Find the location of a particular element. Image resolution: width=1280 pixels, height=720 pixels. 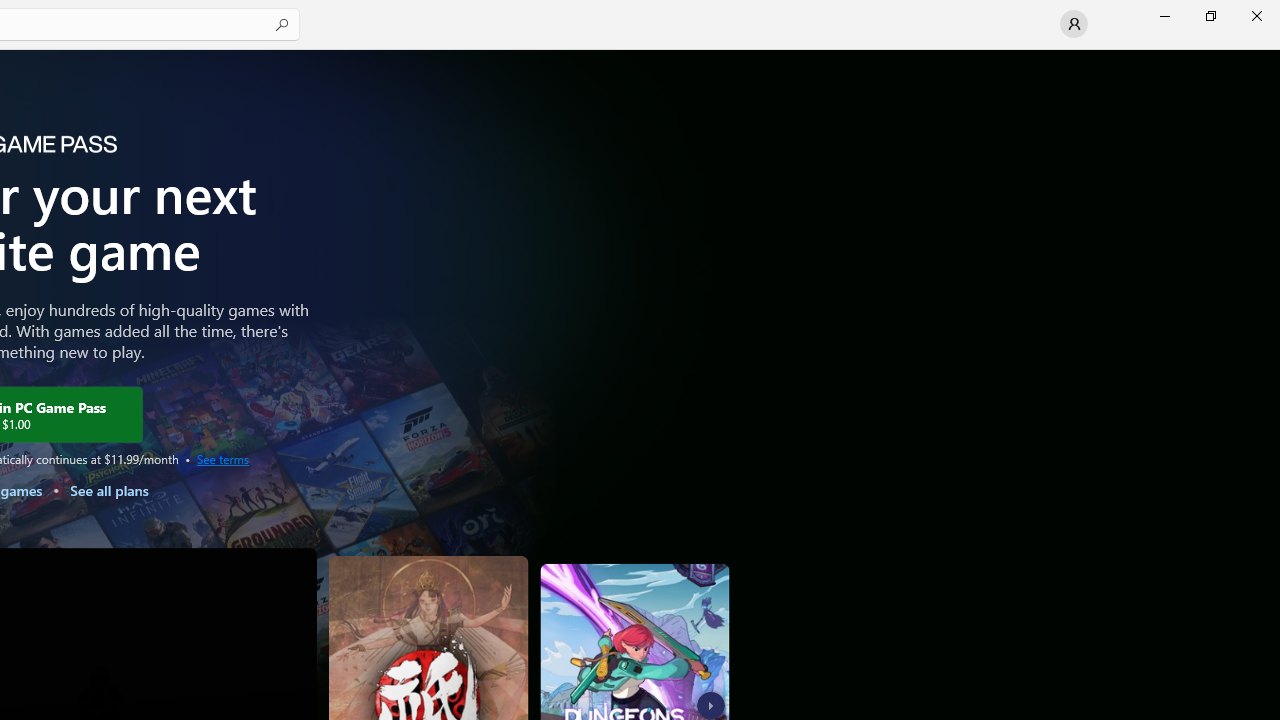

'See terms' is located at coordinates (222, 458).